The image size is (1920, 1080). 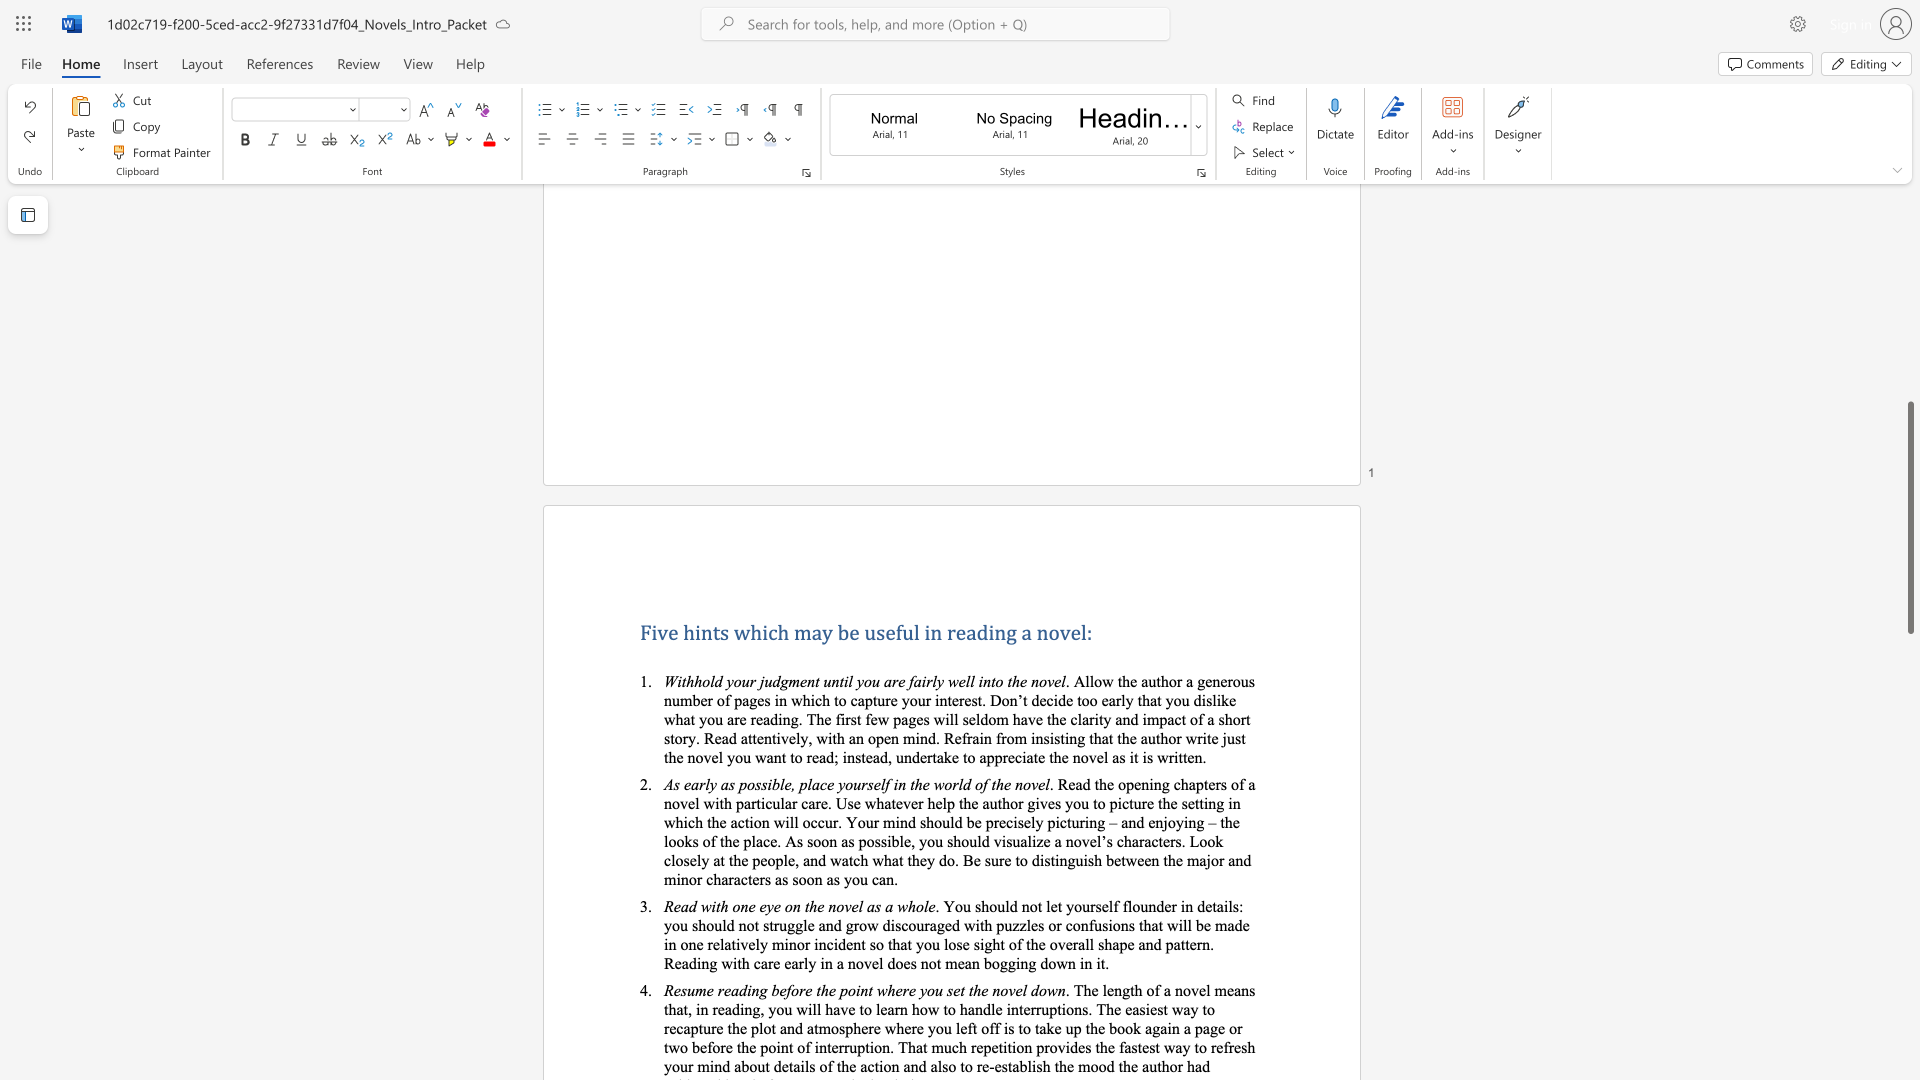 I want to click on the subset text "with one eye on the novel" within the text "Read with one eye on the novel as a whole", so click(x=700, y=906).